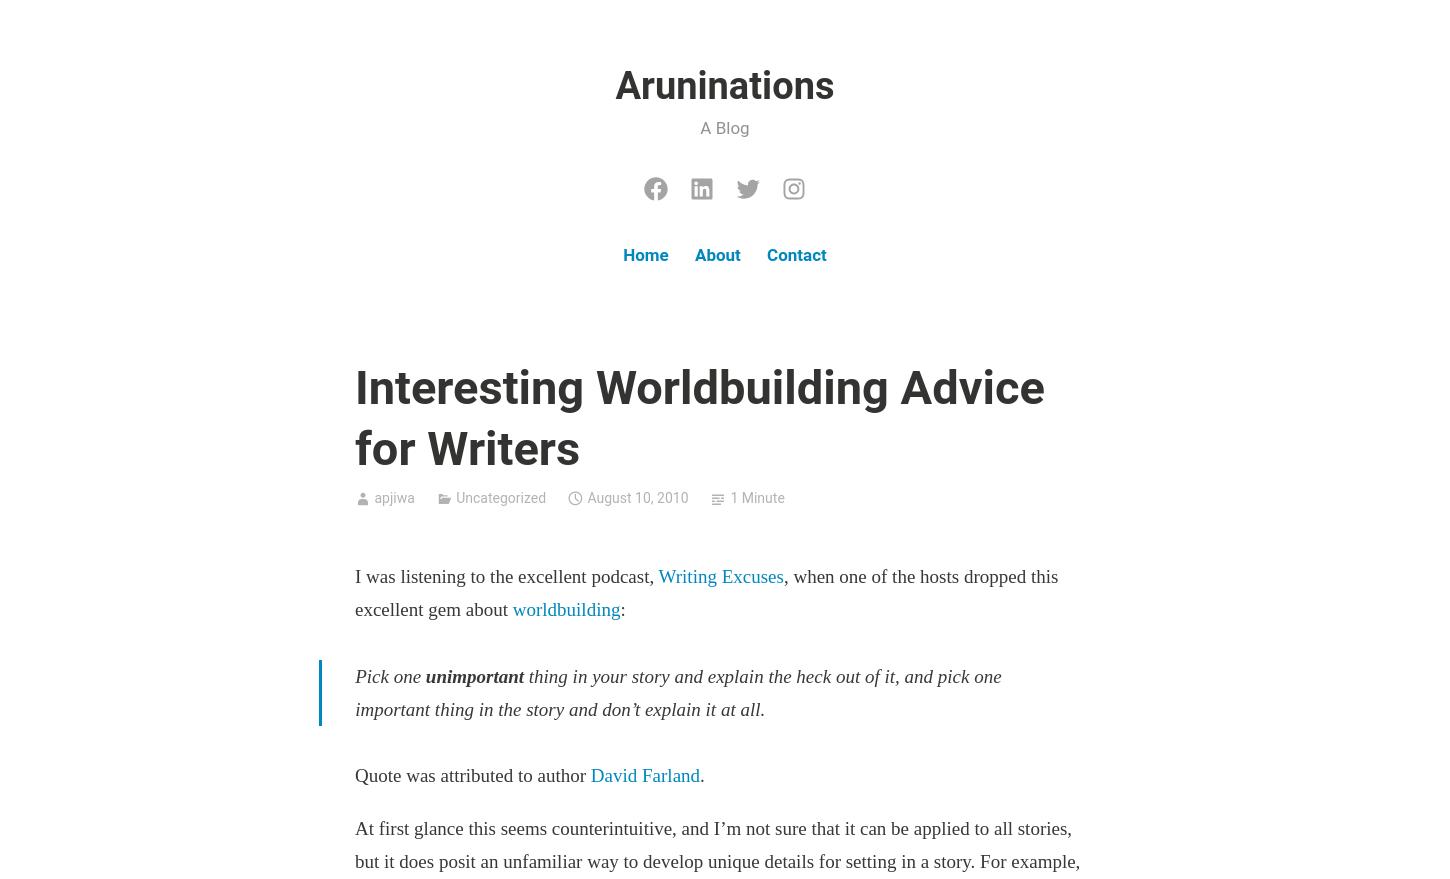  What do you see at coordinates (644, 253) in the screenshot?
I see `'Home'` at bounding box center [644, 253].